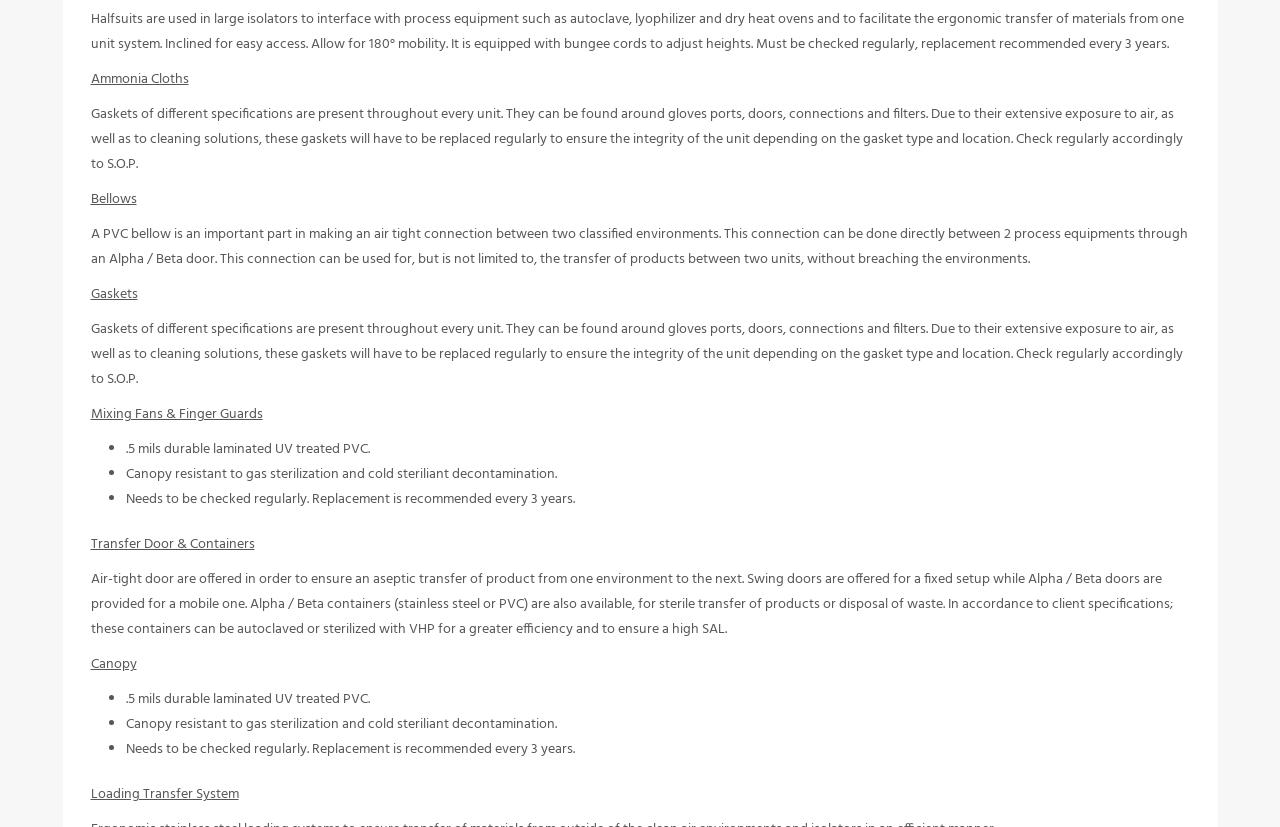 This screenshot has width=1280, height=827. Describe the element at coordinates (630, 617) in the screenshot. I see `'Air-tight door are offered in order to ensure an aseptic transfer of product from one environment to the next. Swing doors are offered for a fixed setup while Alpha / Beta doors are provided for a mobile one. Alpha / Beta containers (stainless steel or PVC) are also available, for sterile transfer of products or disposal of waste. In accordance to client specifications; these containers can be autoclaved or sterilized with VHP for a greater efficiency and to ensure a high SAL.'` at that location.